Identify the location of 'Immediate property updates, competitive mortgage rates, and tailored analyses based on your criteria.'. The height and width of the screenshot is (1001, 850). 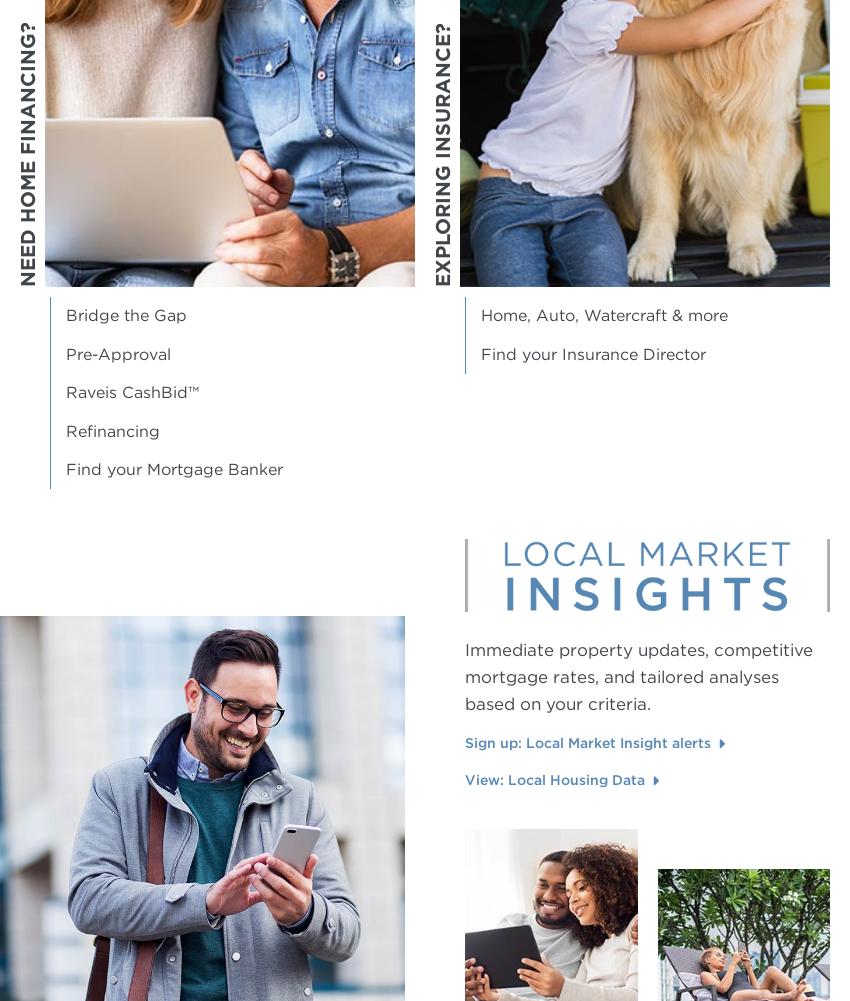
(464, 674).